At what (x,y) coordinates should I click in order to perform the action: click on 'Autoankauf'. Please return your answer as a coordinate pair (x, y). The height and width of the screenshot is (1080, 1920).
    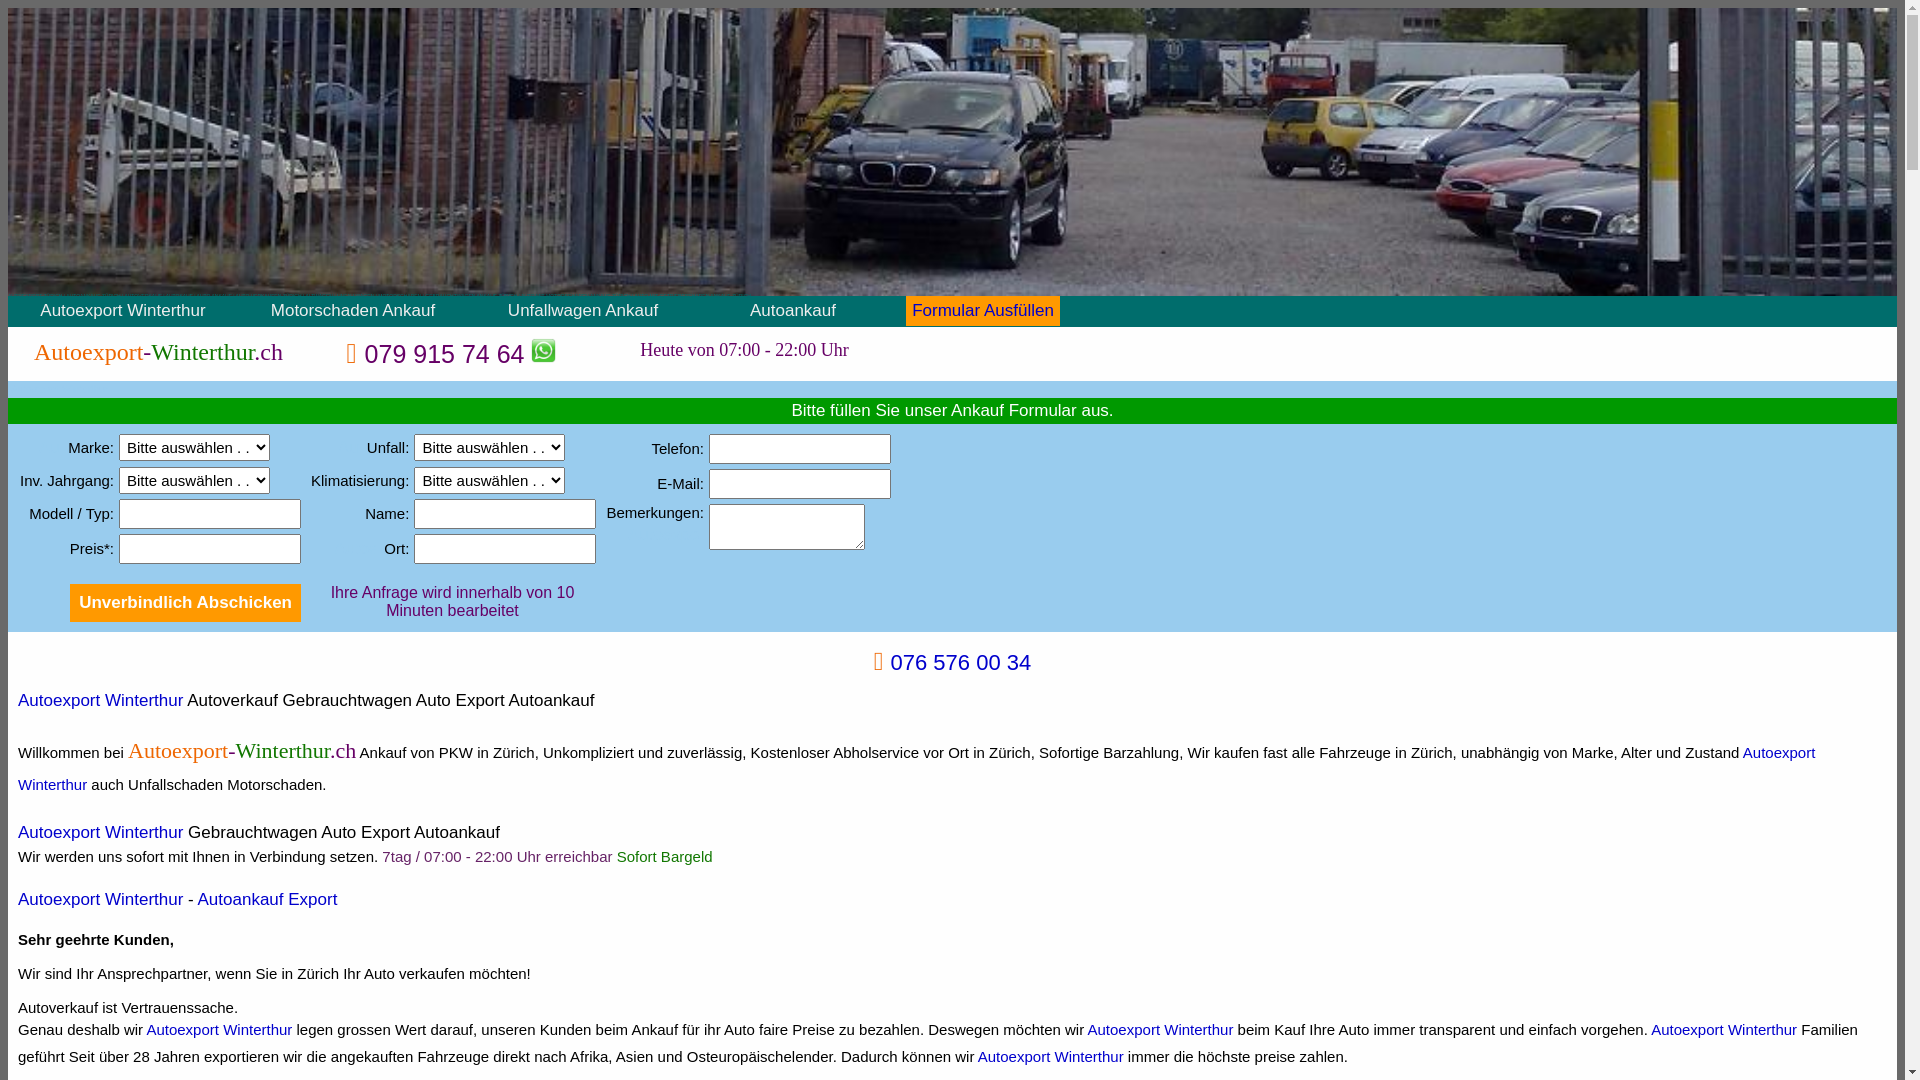
    Looking at the image, I should click on (791, 310).